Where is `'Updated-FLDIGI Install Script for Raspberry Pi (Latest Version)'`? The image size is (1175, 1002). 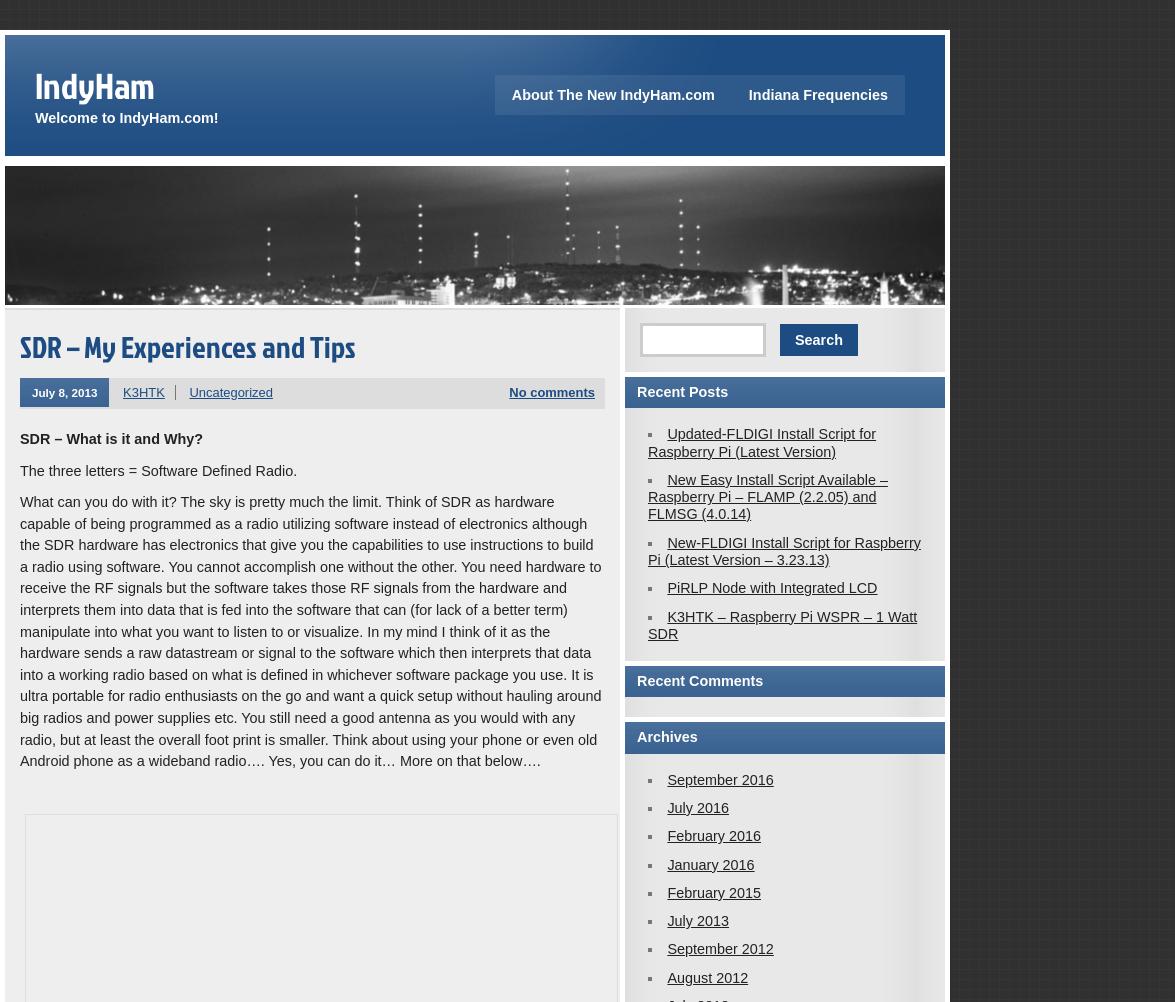
'Updated-FLDIGI Install Script for Raspberry Pi (Latest Version)' is located at coordinates (760, 441).